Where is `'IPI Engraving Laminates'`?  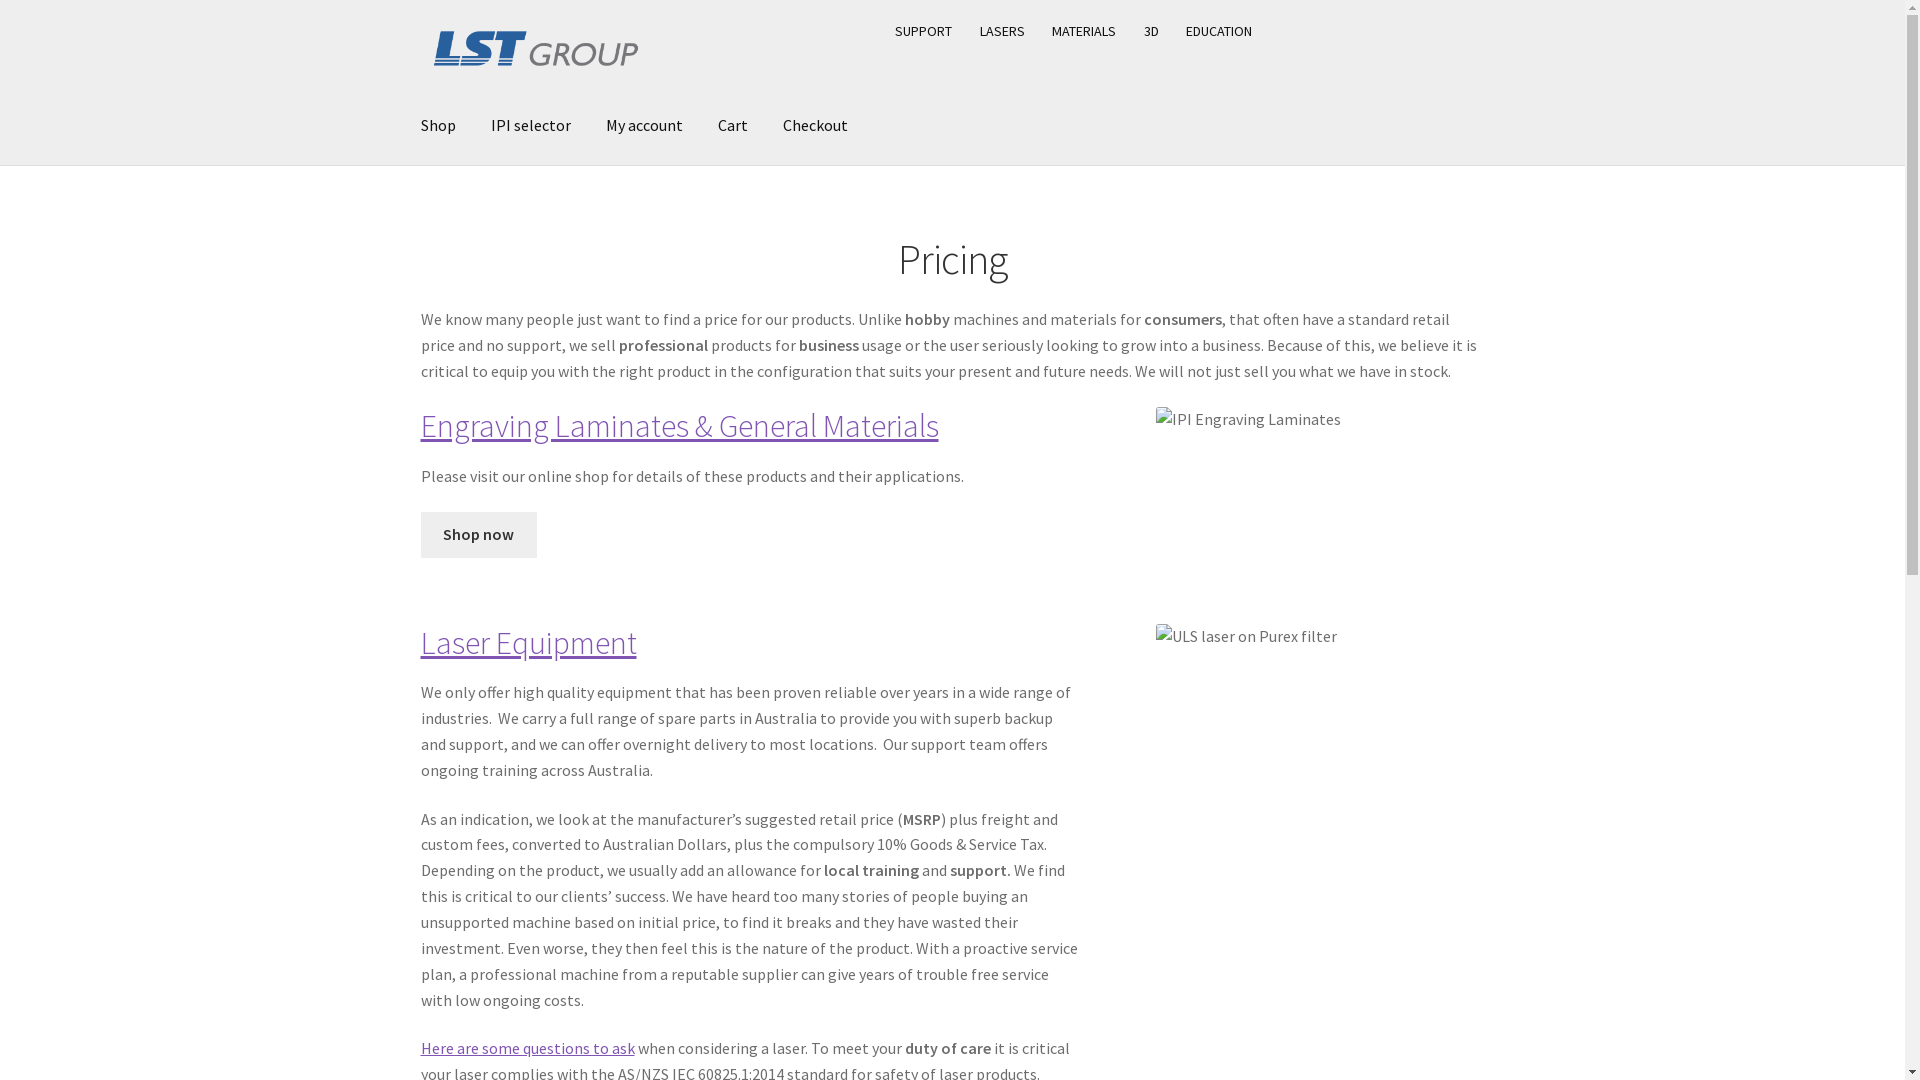
'IPI Engraving Laminates' is located at coordinates (1156, 419).